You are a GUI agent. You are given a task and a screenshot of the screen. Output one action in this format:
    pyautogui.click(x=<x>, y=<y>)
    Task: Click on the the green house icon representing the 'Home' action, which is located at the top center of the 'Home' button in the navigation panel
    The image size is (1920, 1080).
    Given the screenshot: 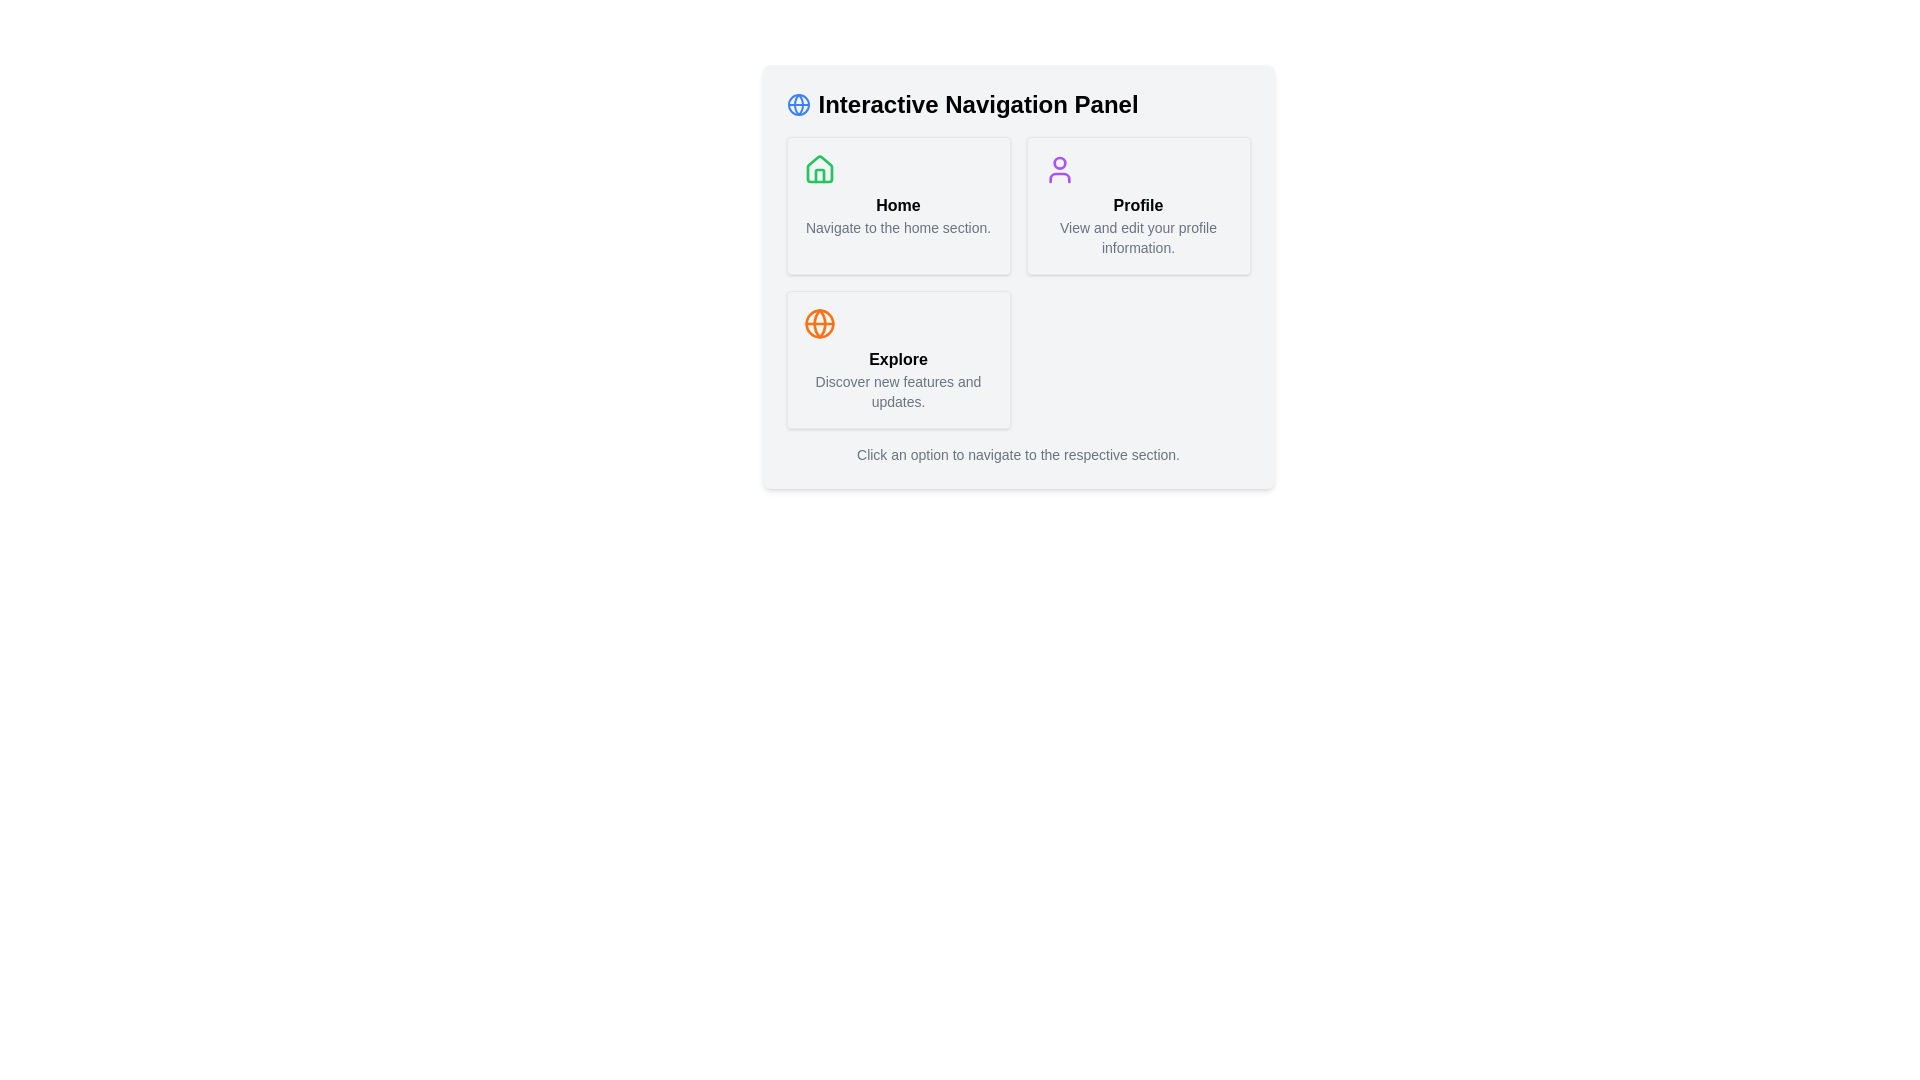 What is the action you would take?
    pyautogui.click(x=819, y=168)
    